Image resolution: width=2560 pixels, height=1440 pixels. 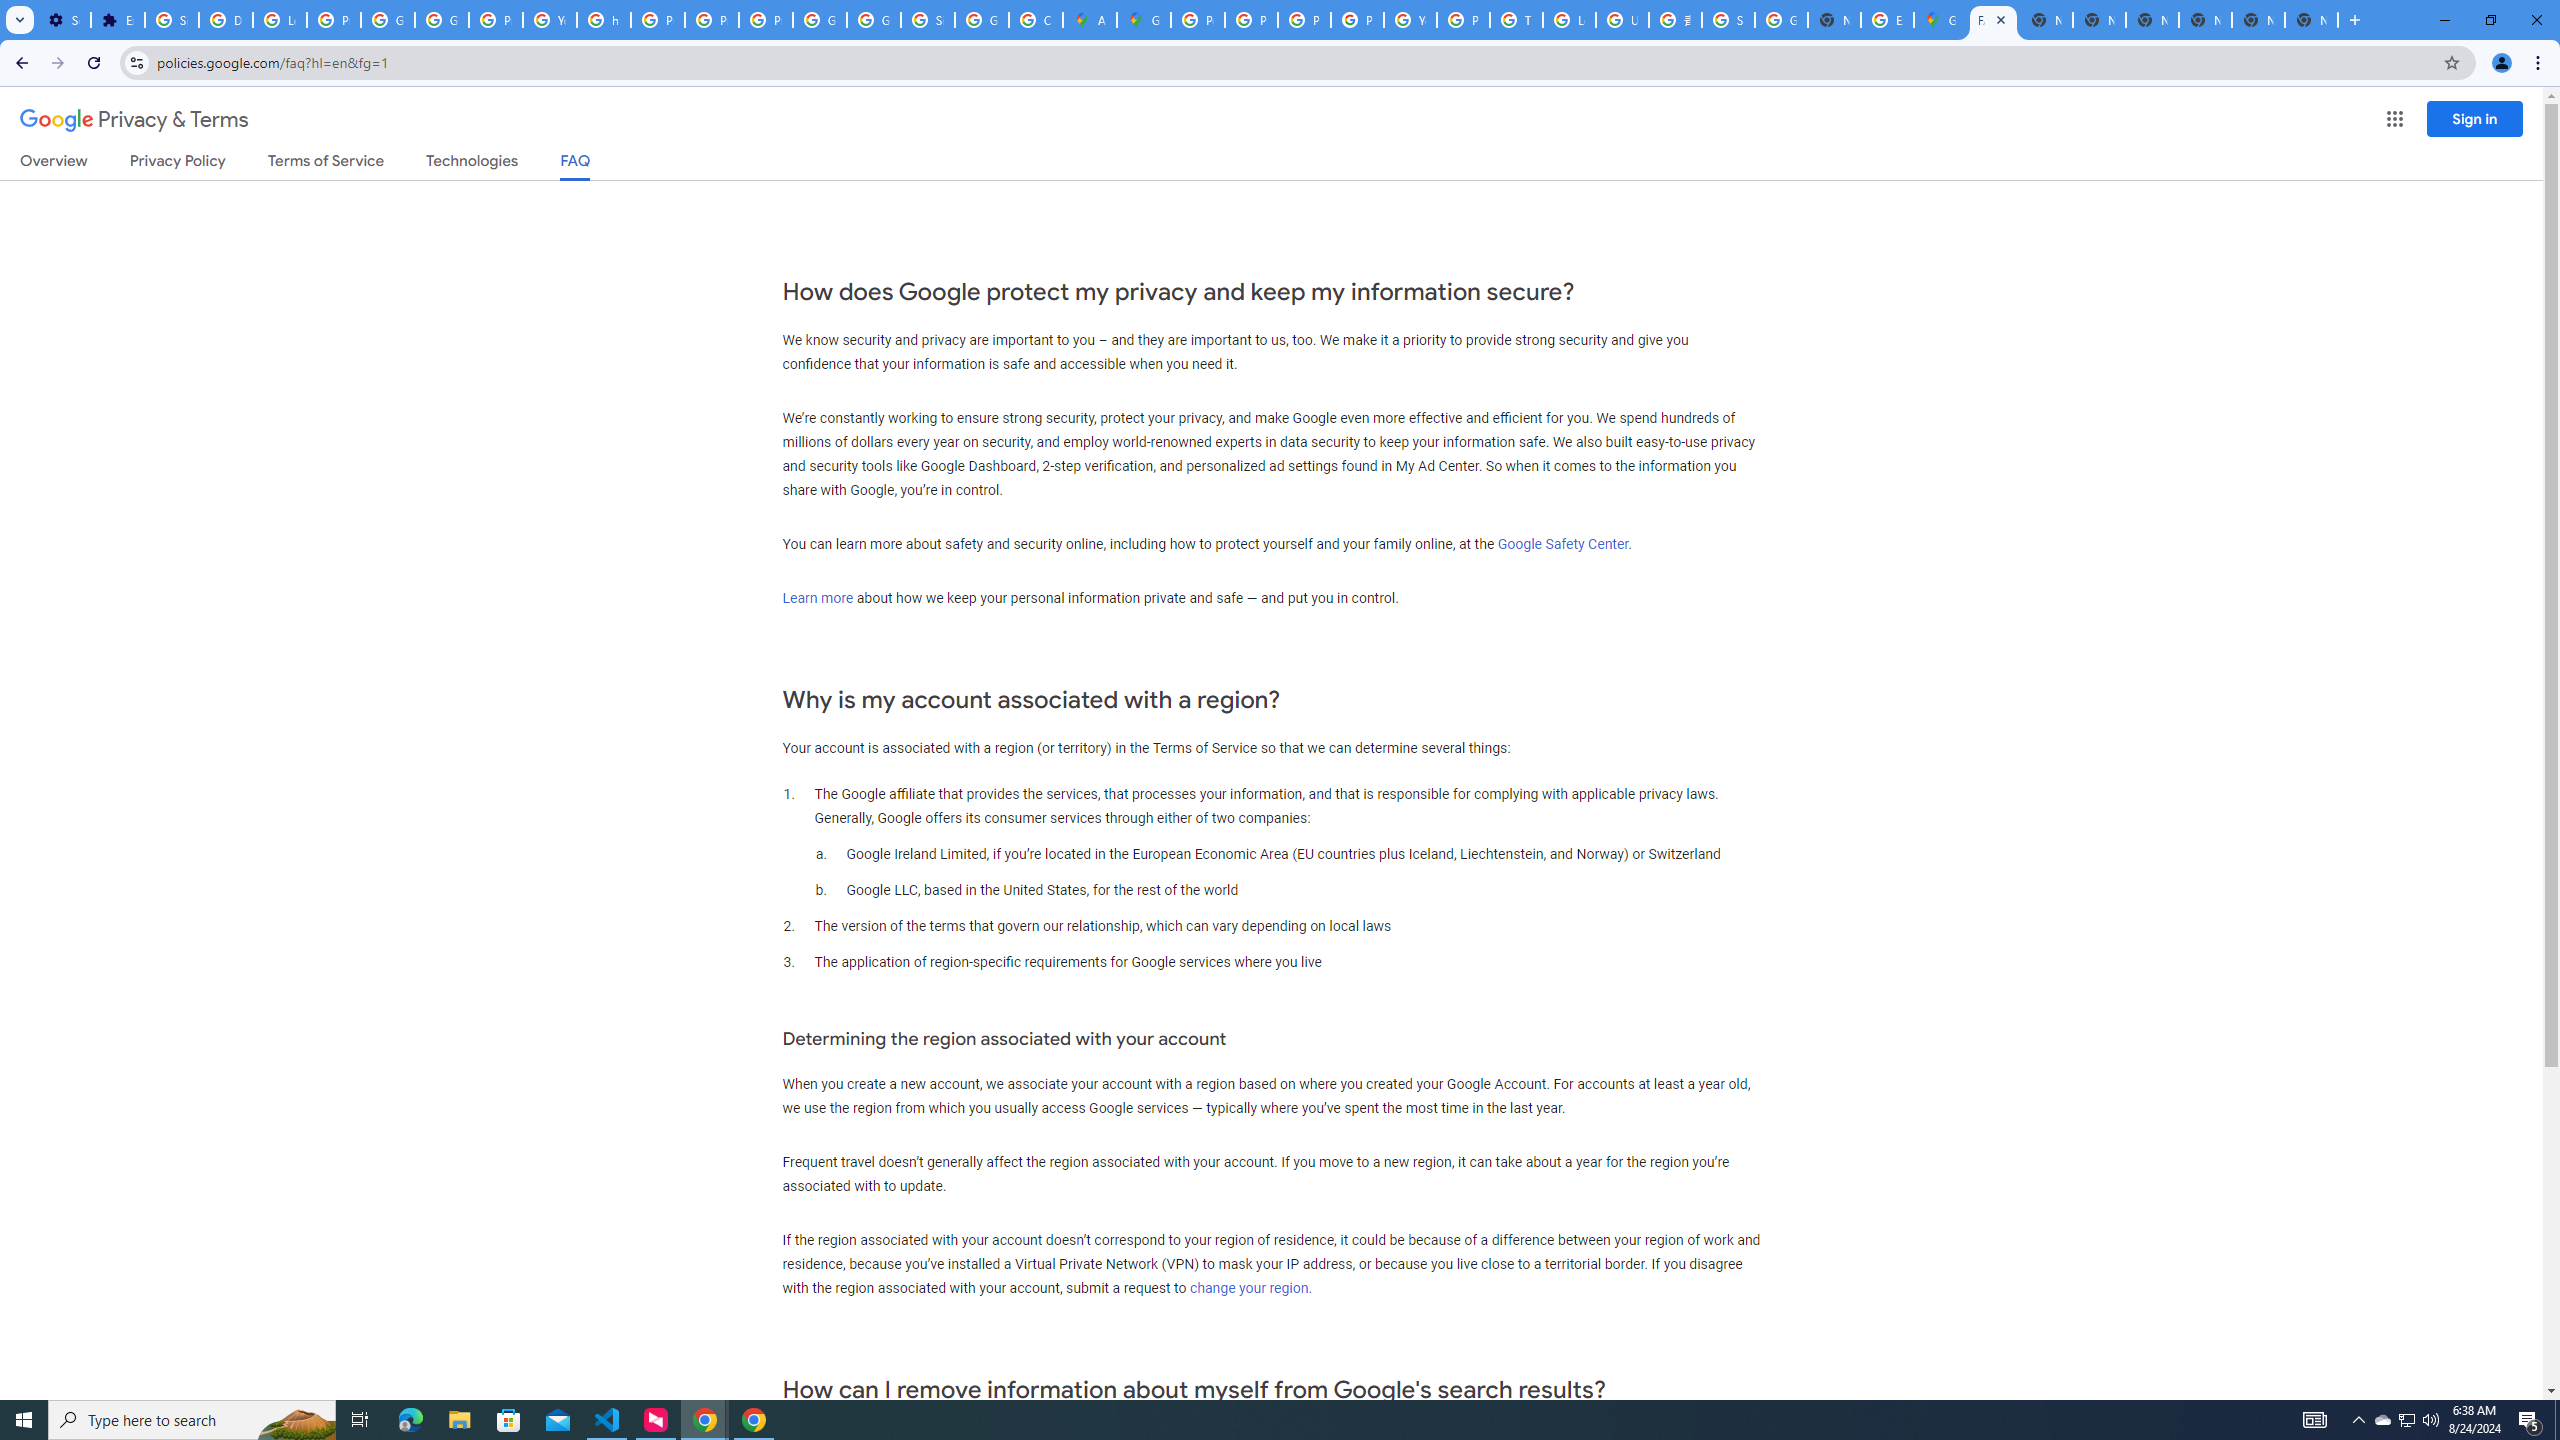 I want to click on 'change your region.', so click(x=1250, y=1287).